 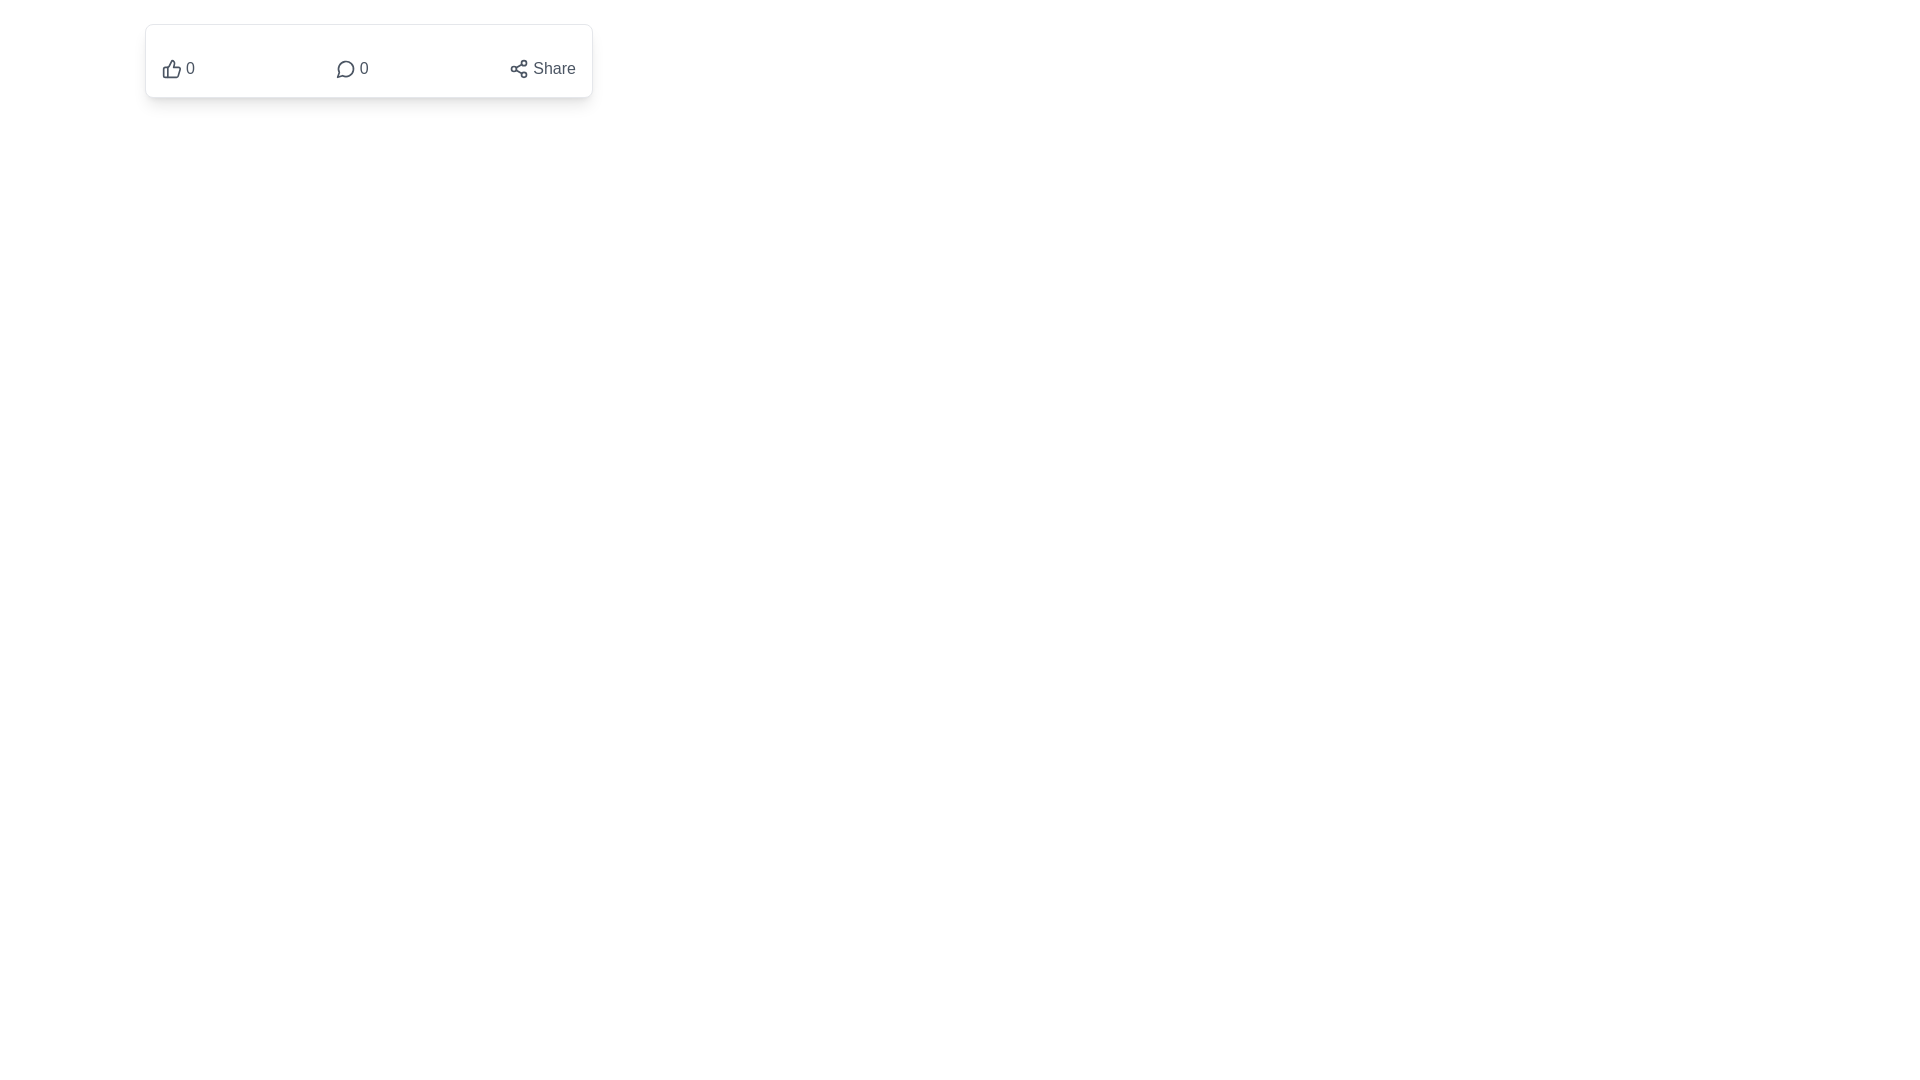 What do you see at coordinates (352, 68) in the screenshot?
I see `the comment button located centrally between the 'Like' button and the 'Share' button` at bounding box center [352, 68].